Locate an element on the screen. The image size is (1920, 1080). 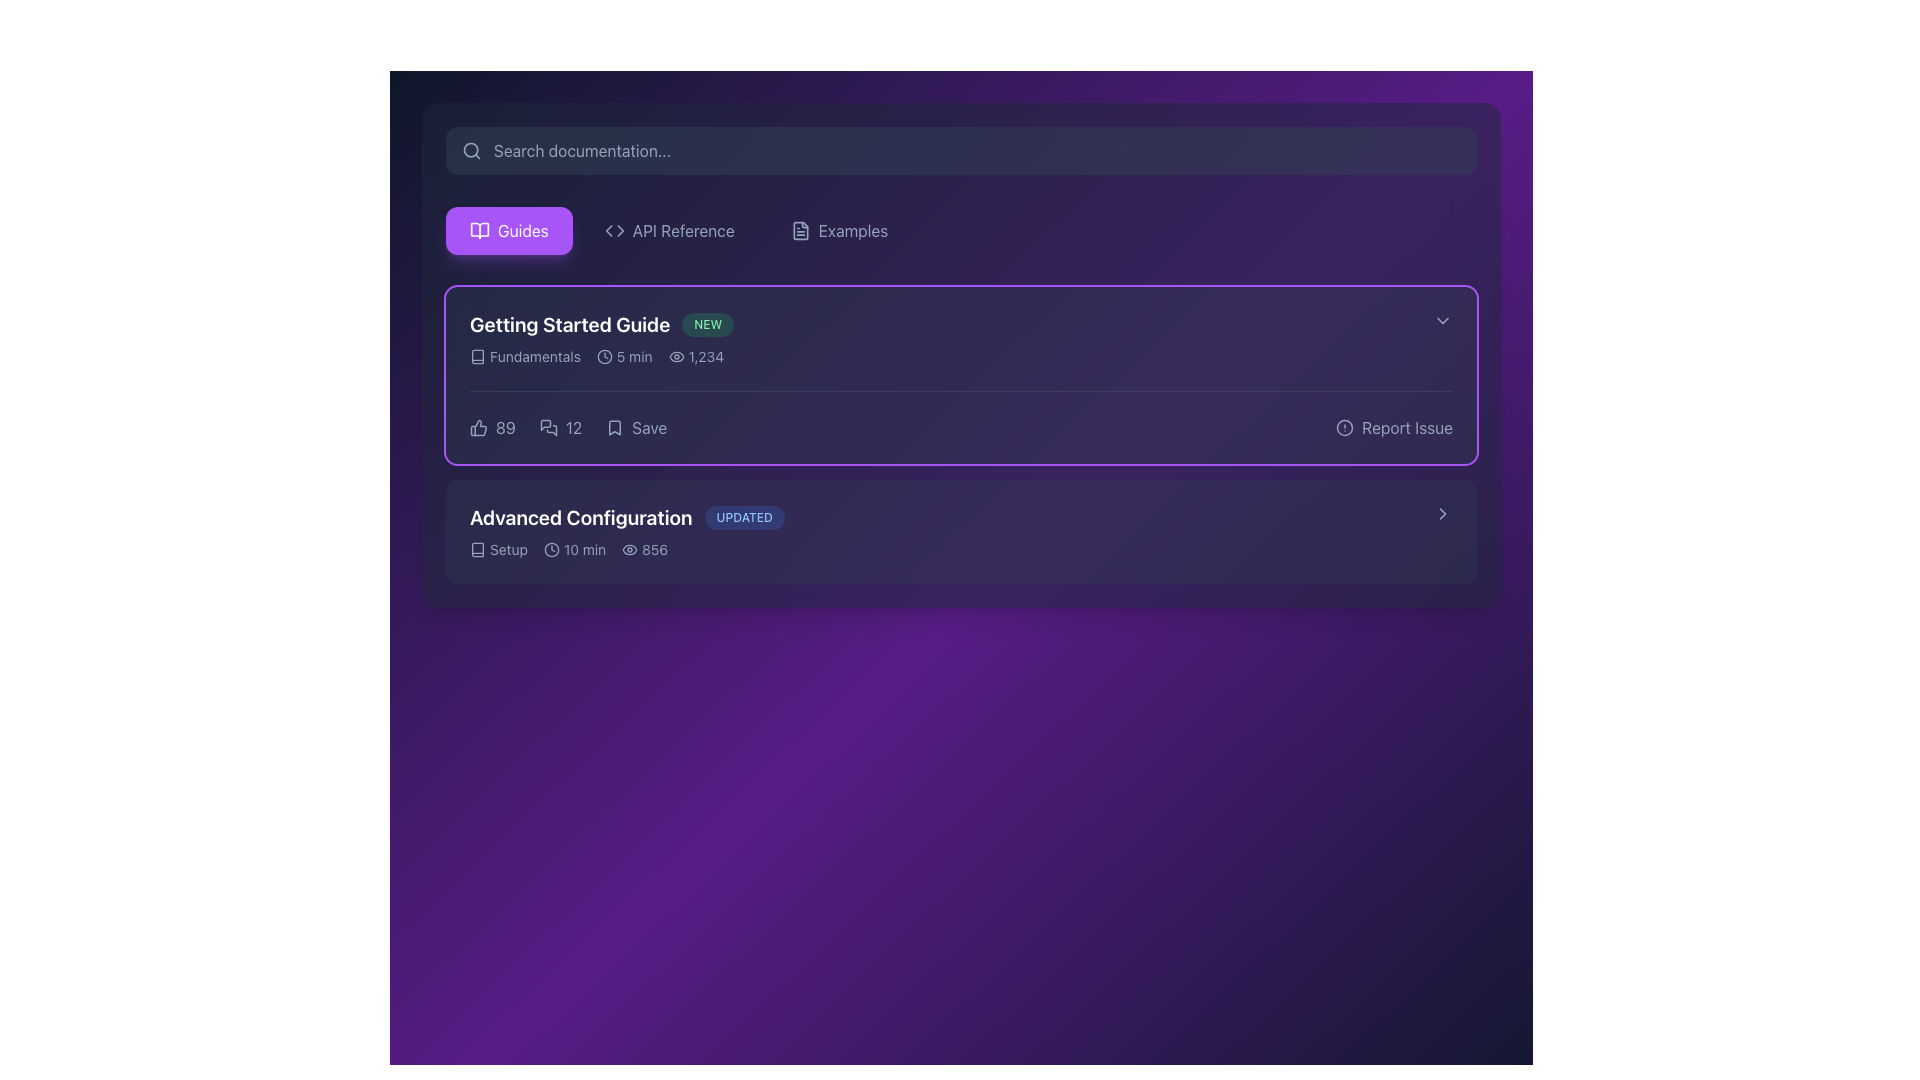
the clickable text label 'Report Issue' located in the bottom-right corner of the 'Getting Started Guide' card to possibly see additional information is located at coordinates (1406, 427).